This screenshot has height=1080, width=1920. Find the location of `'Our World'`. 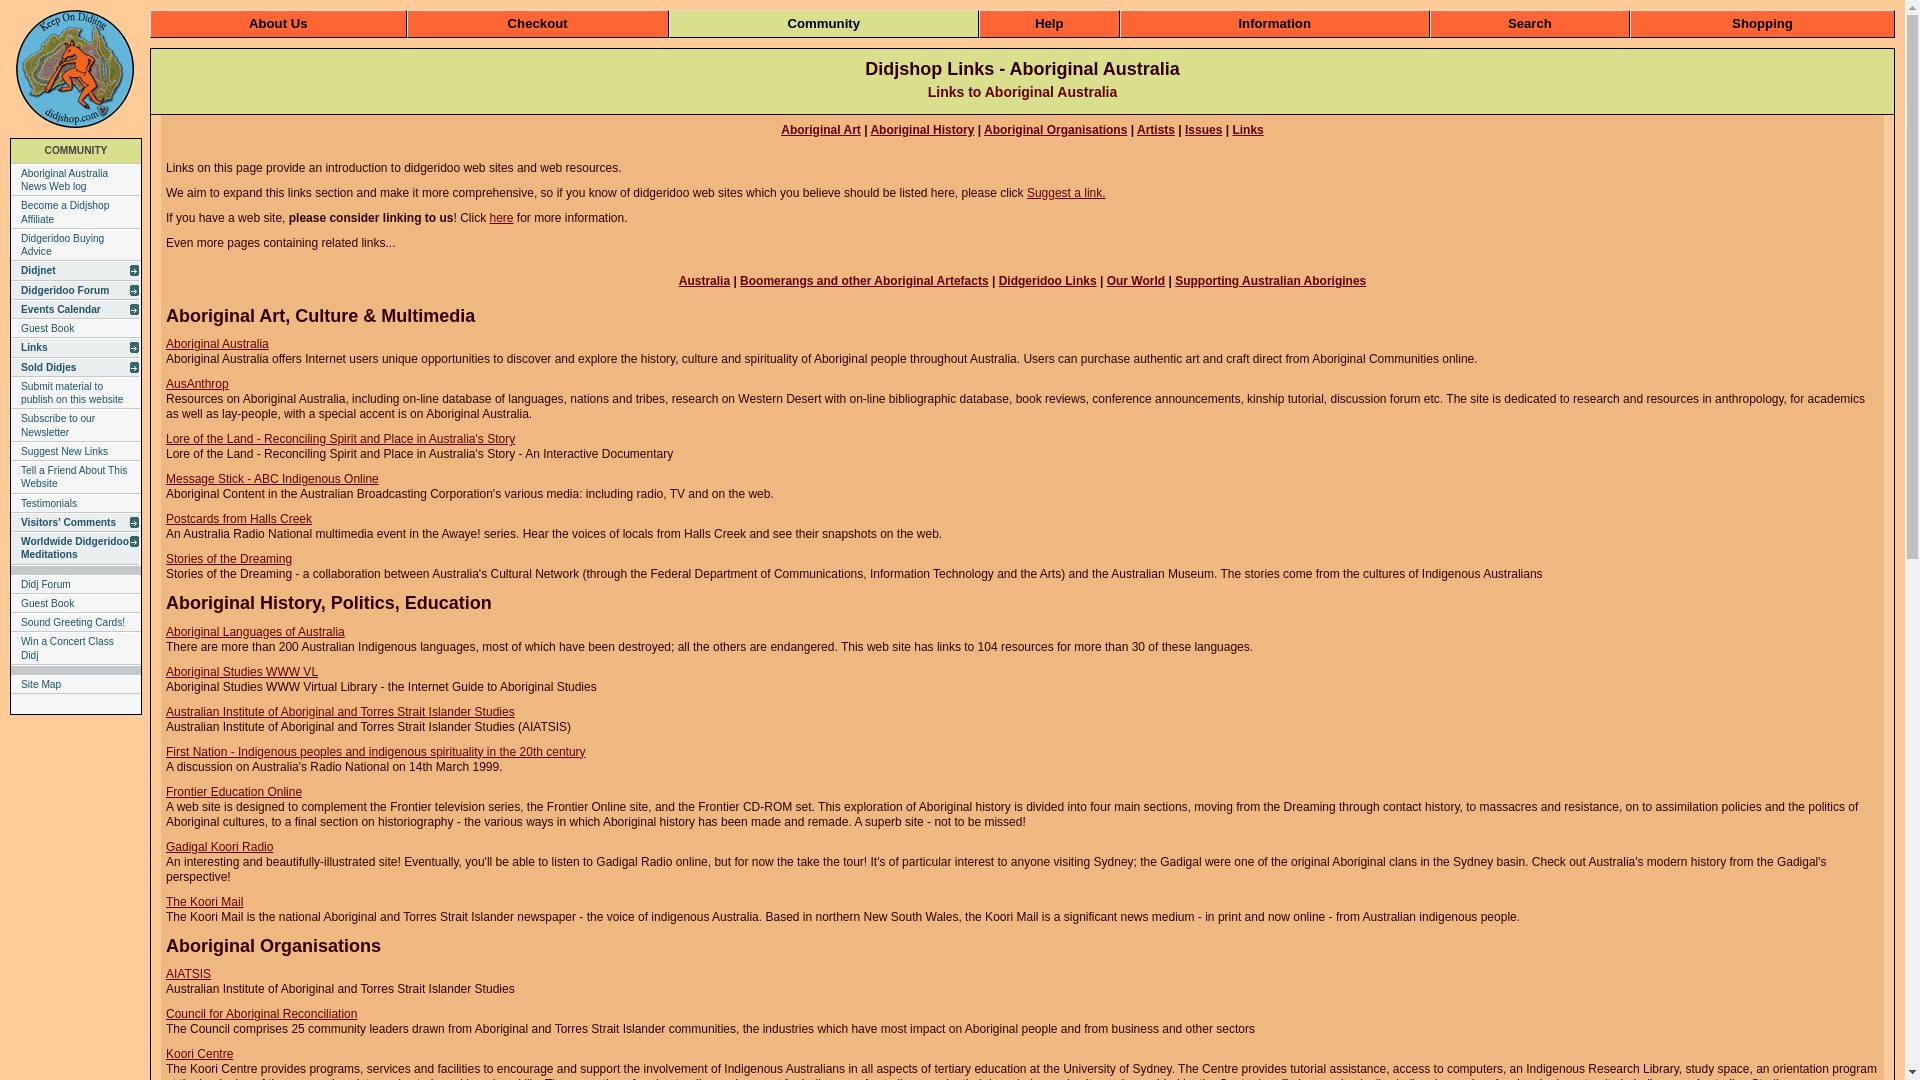

'Our World' is located at coordinates (1136, 281).